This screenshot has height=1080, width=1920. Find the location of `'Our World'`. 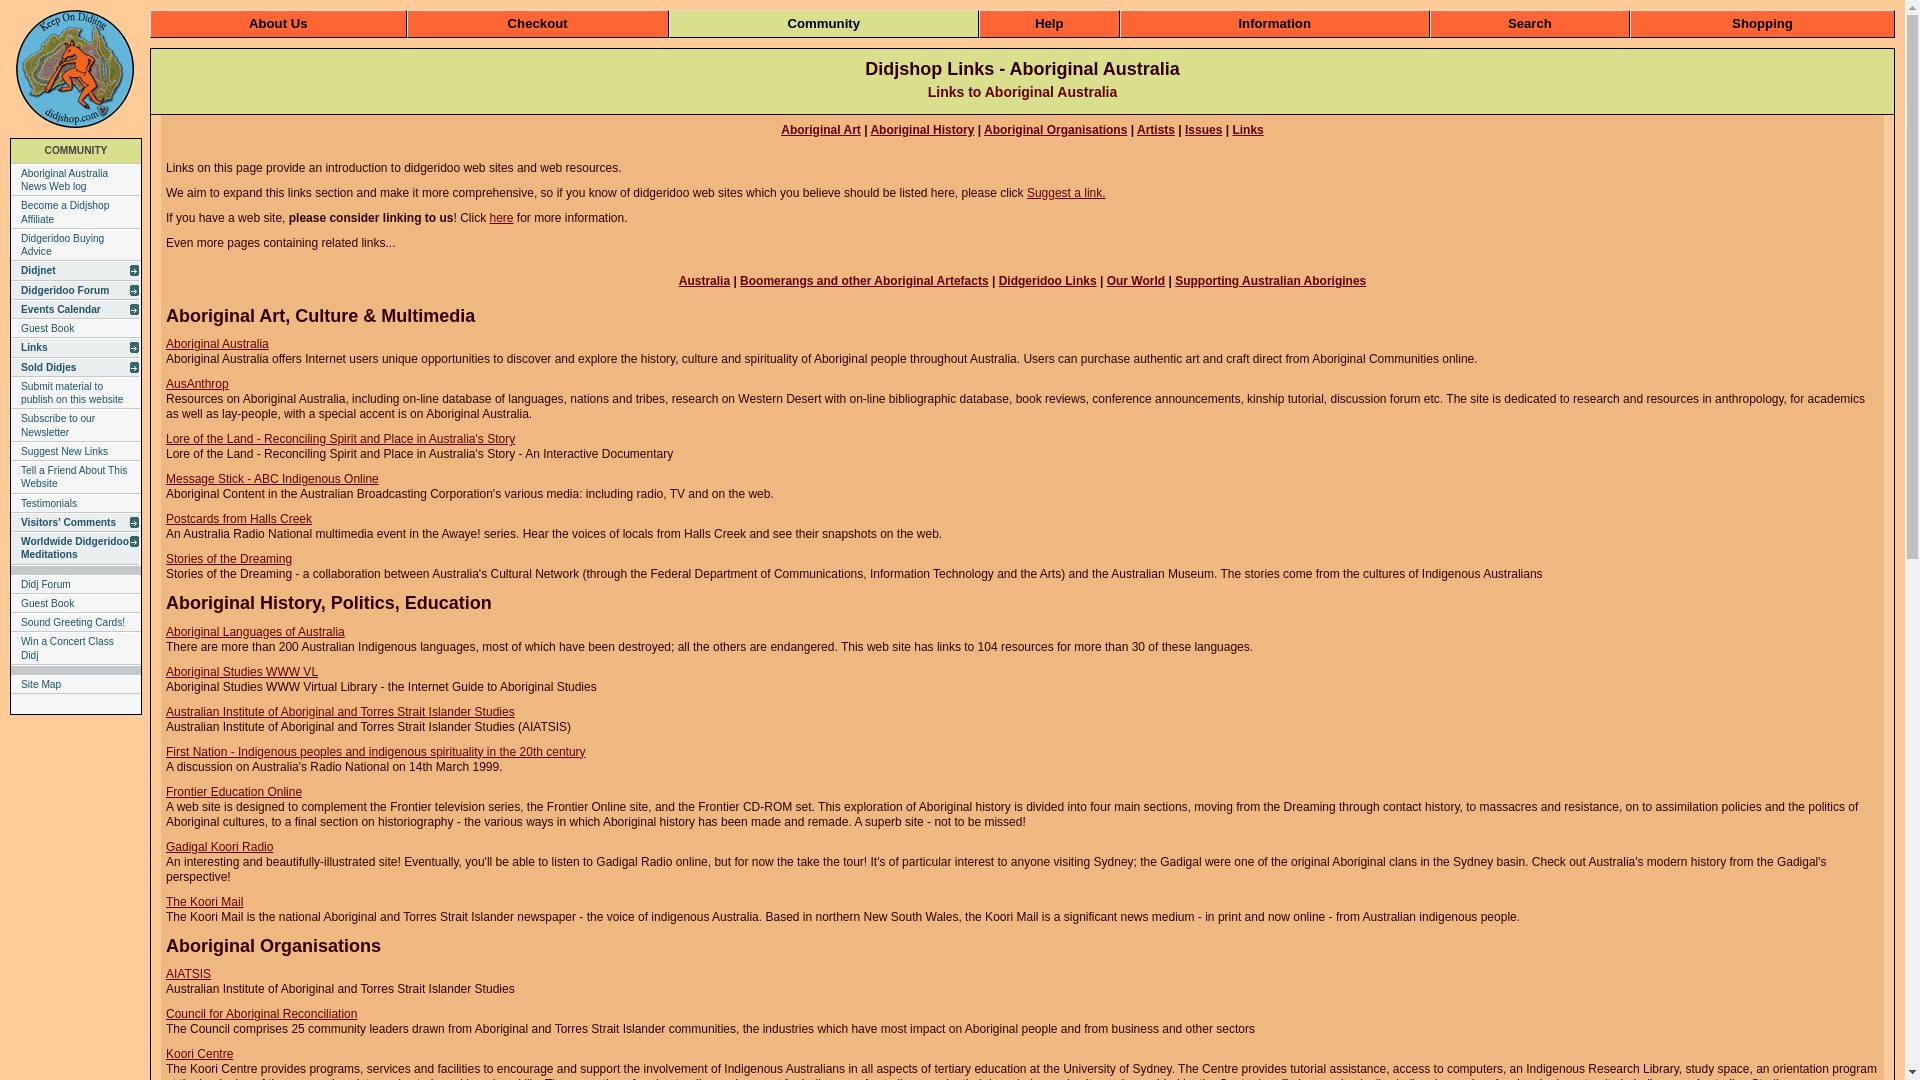

'Our World' is located at coordinates (1136, 281).